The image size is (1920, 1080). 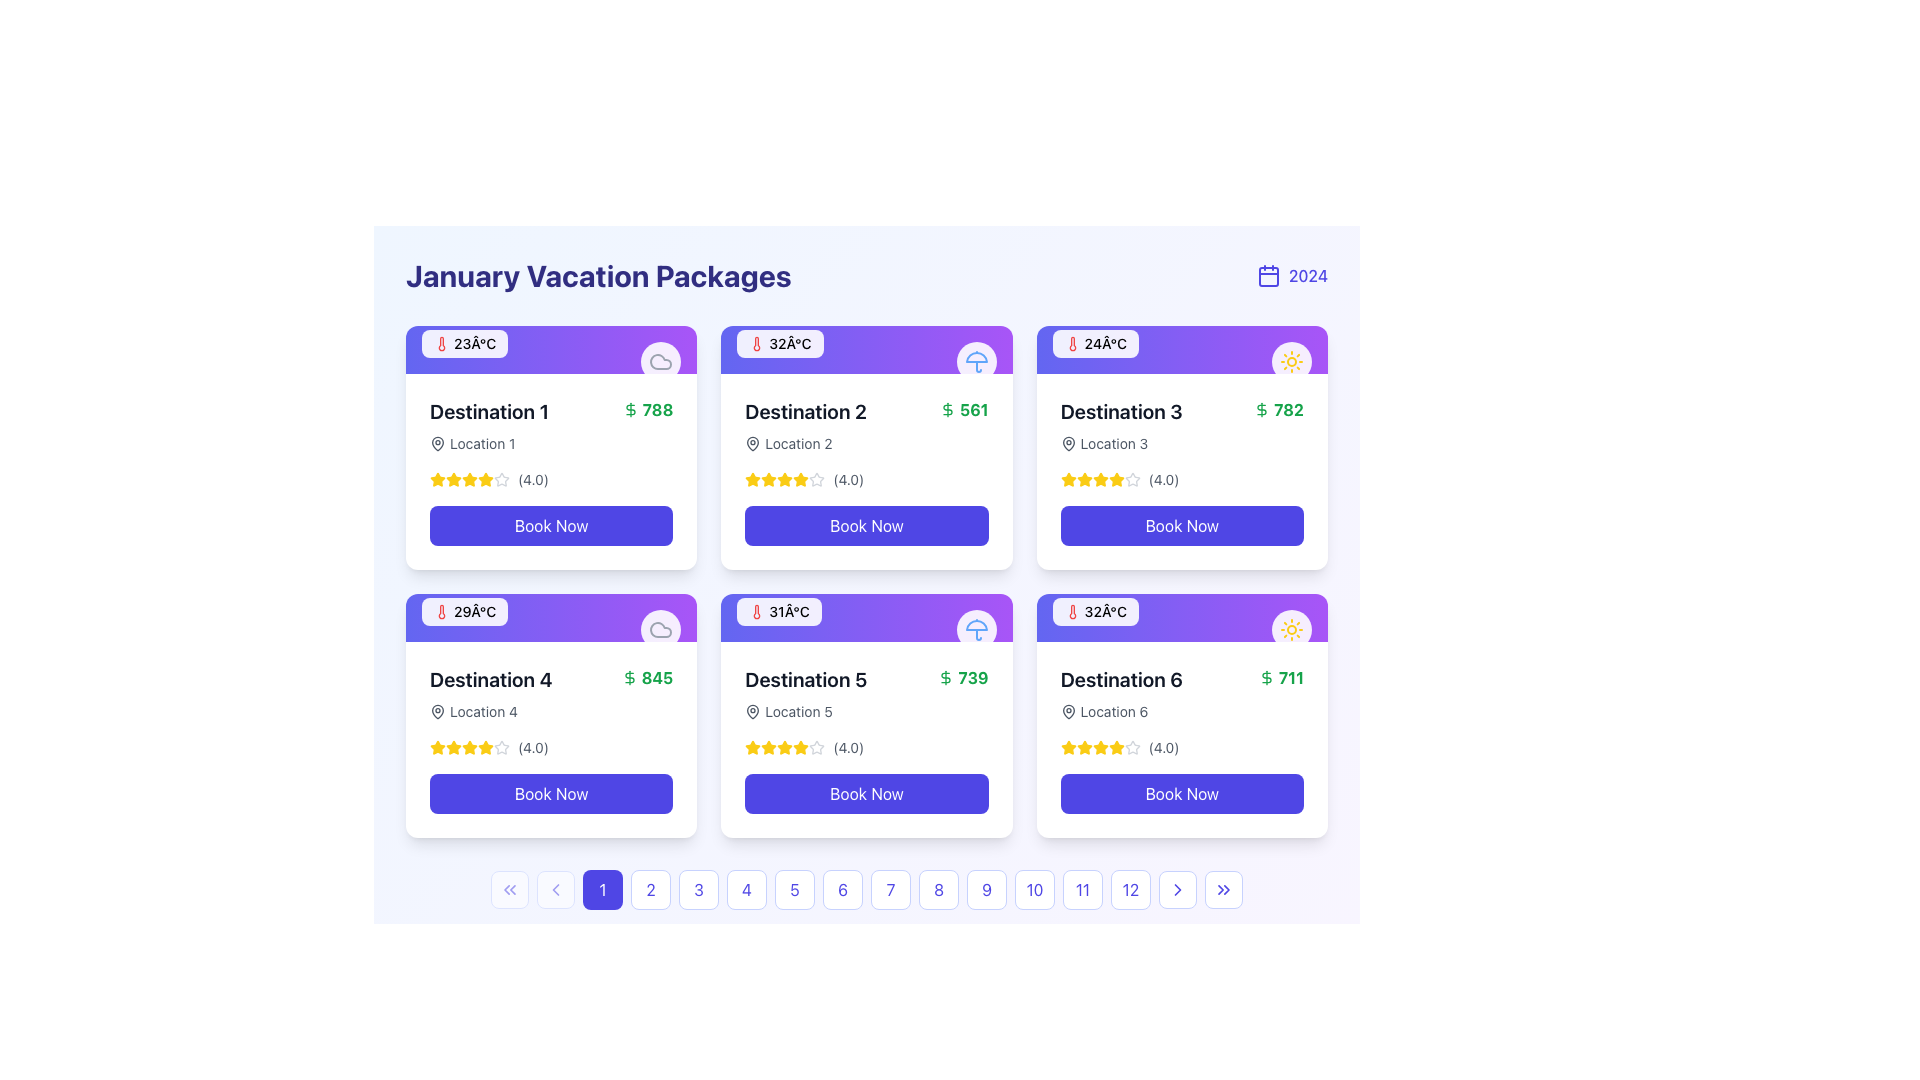 What do you see at coordinates (1099, 479) in the screenshot?
I see `the fourth star icon in the rating system displayed in the review section` at bounding box center [1099, 479].